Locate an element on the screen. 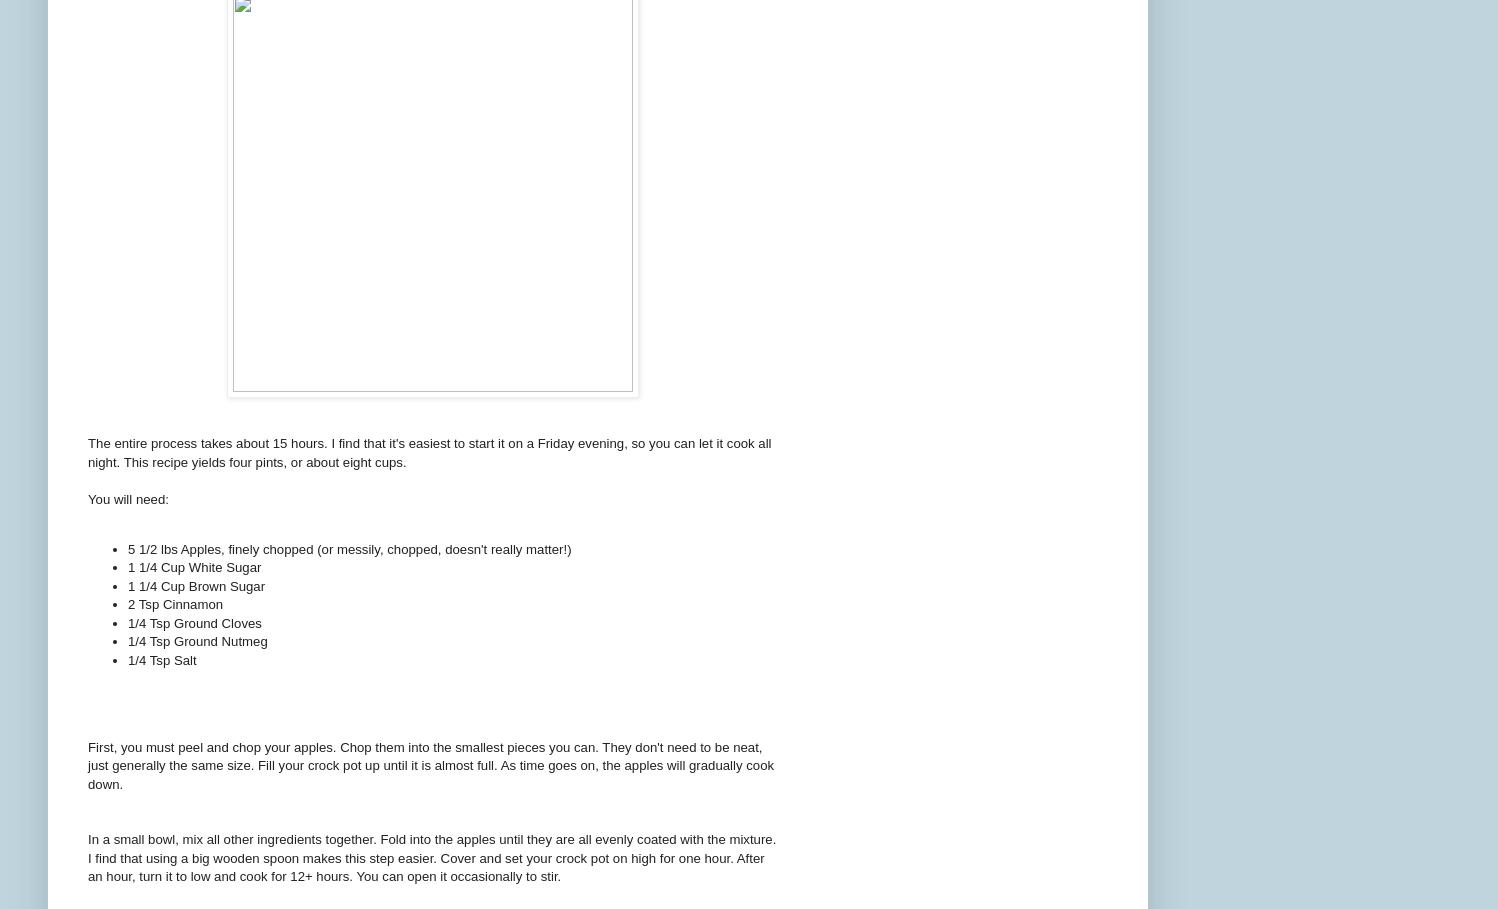 The width and height of the screenshot is (1498, 909). '5 1/2 lbs Apples, finely chopped (or messily, chopped, doesn't really matter!)' is located at coordinates (127, 548).